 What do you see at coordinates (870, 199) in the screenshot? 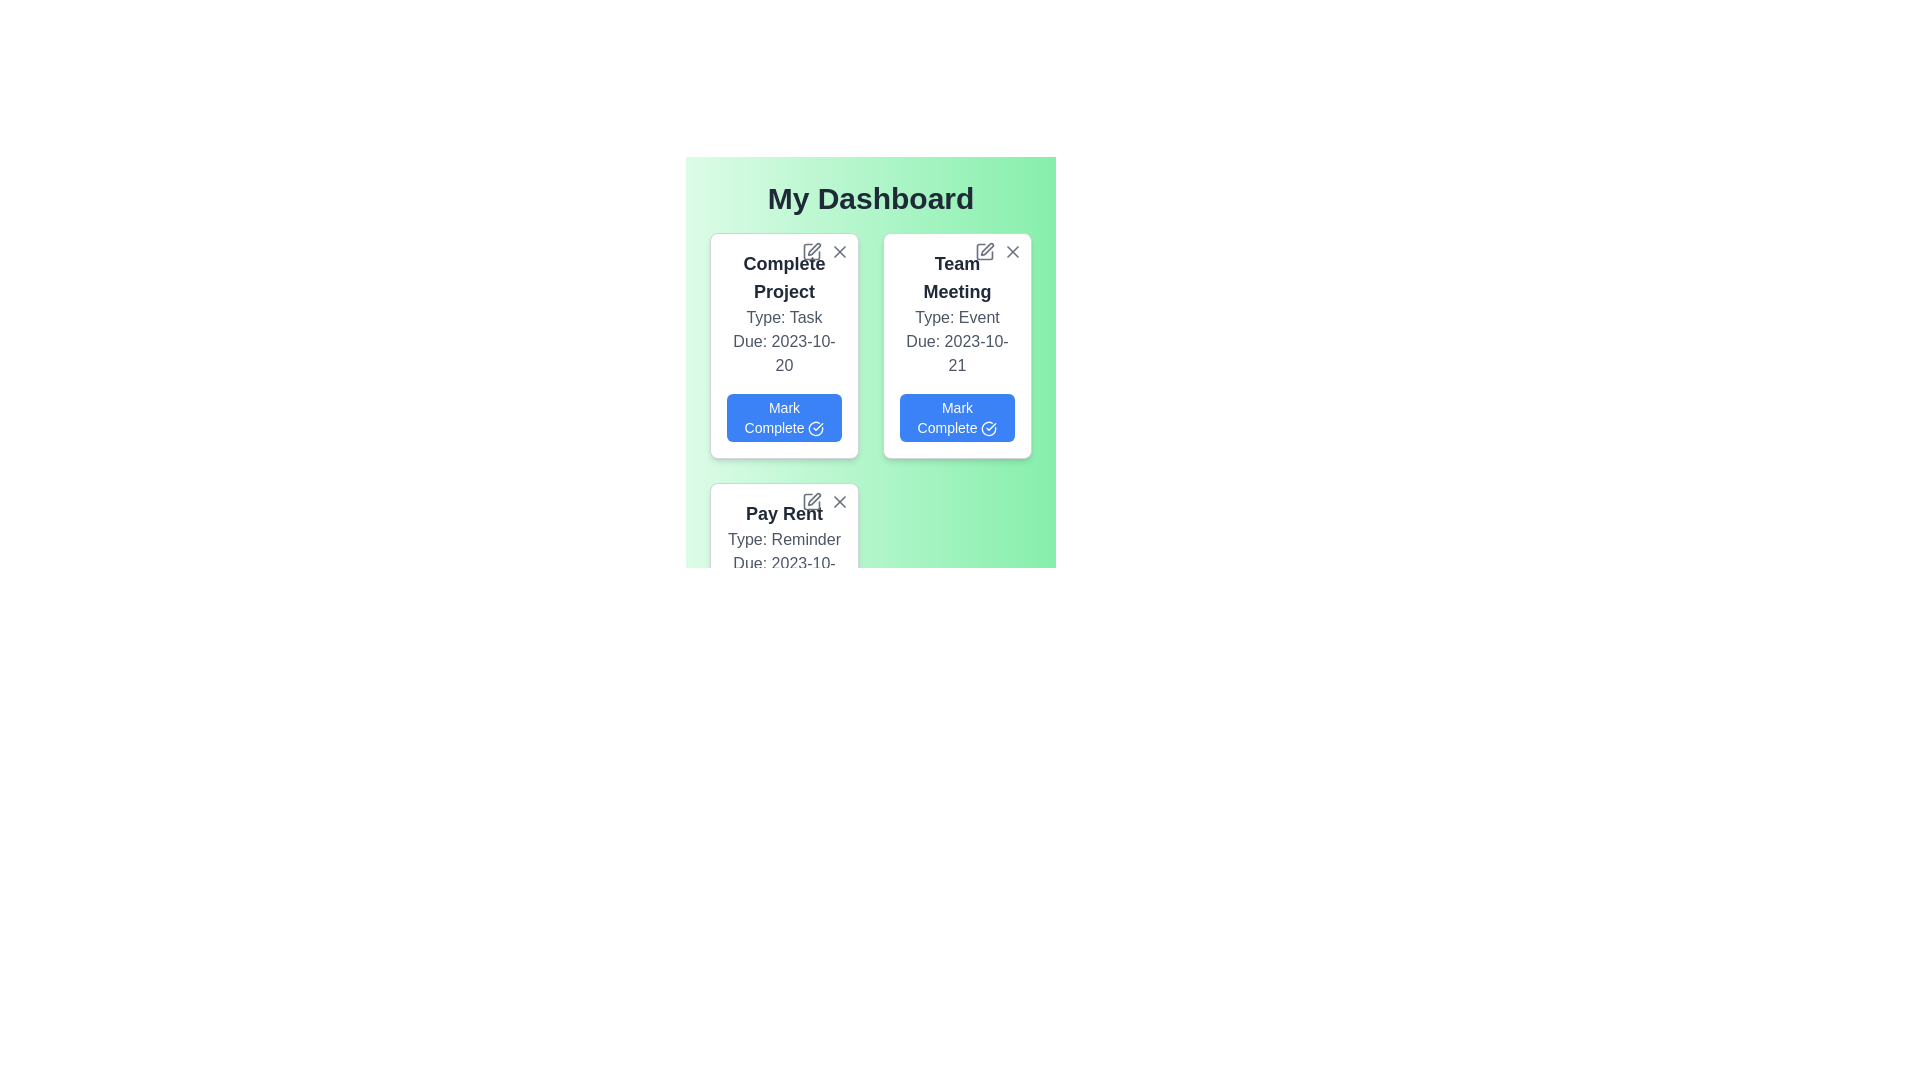
I see `the Text header at the top-center of the dashboard to identify the dashboard context` at bounding box center [870, 199].